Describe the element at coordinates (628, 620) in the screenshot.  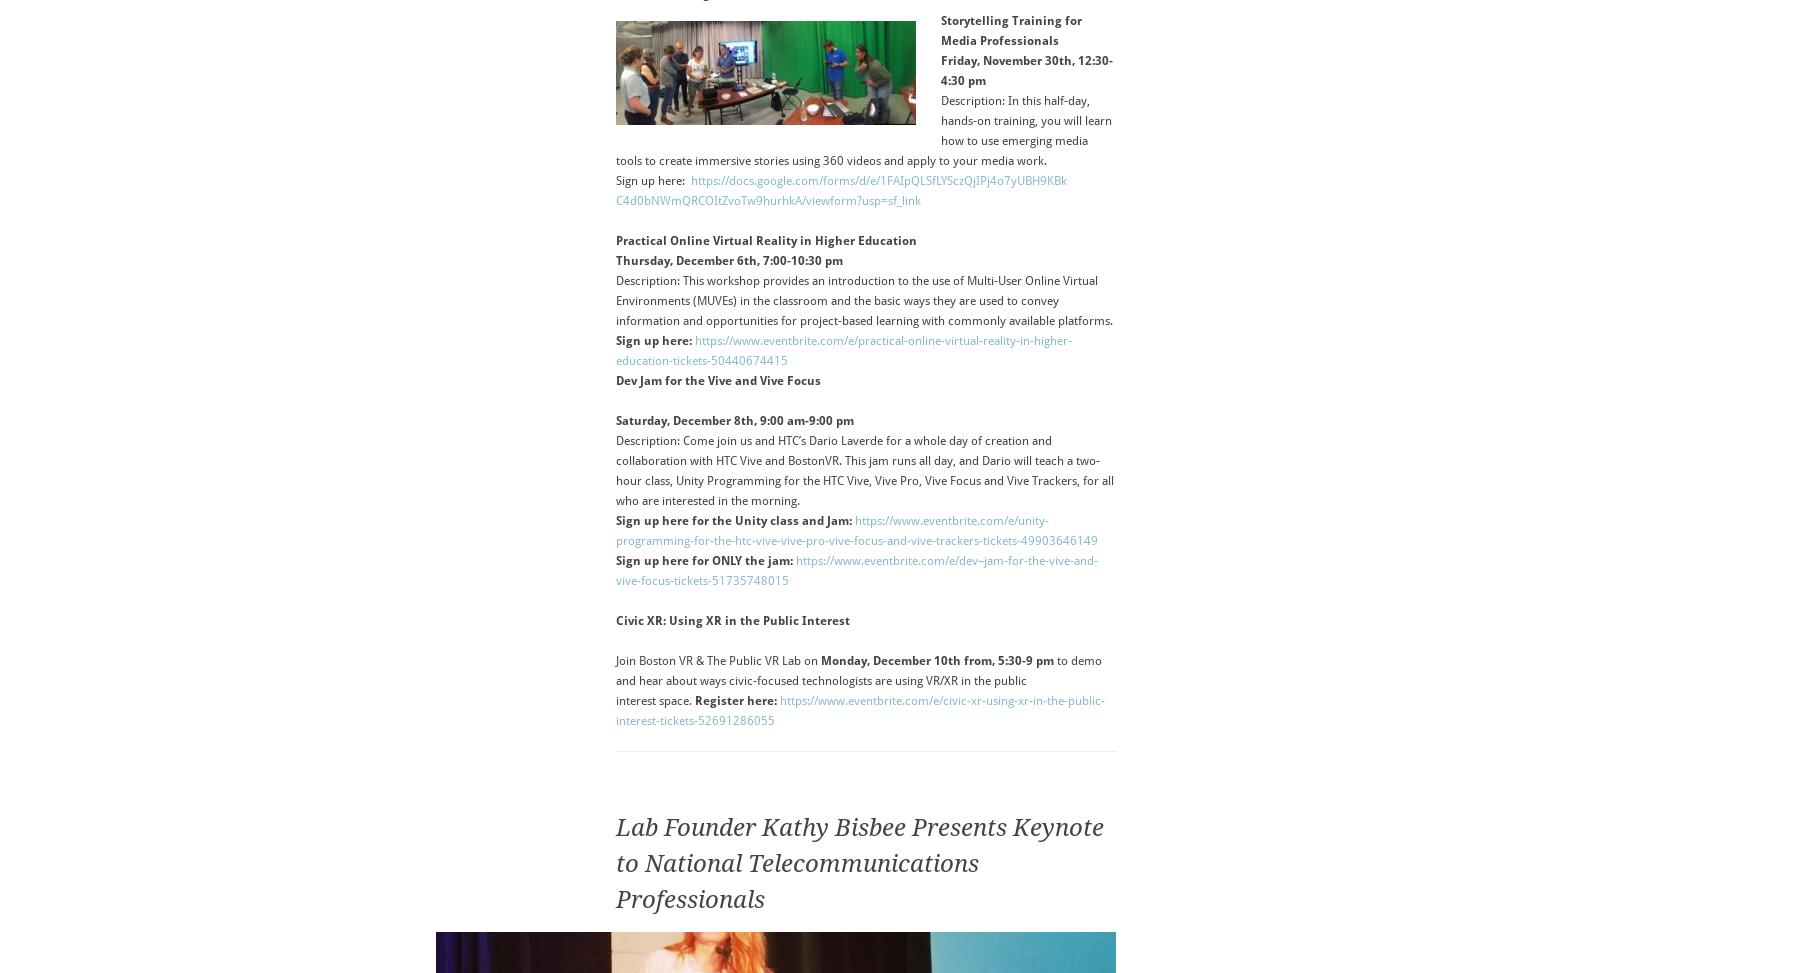
I see `'Civic'` at that location.